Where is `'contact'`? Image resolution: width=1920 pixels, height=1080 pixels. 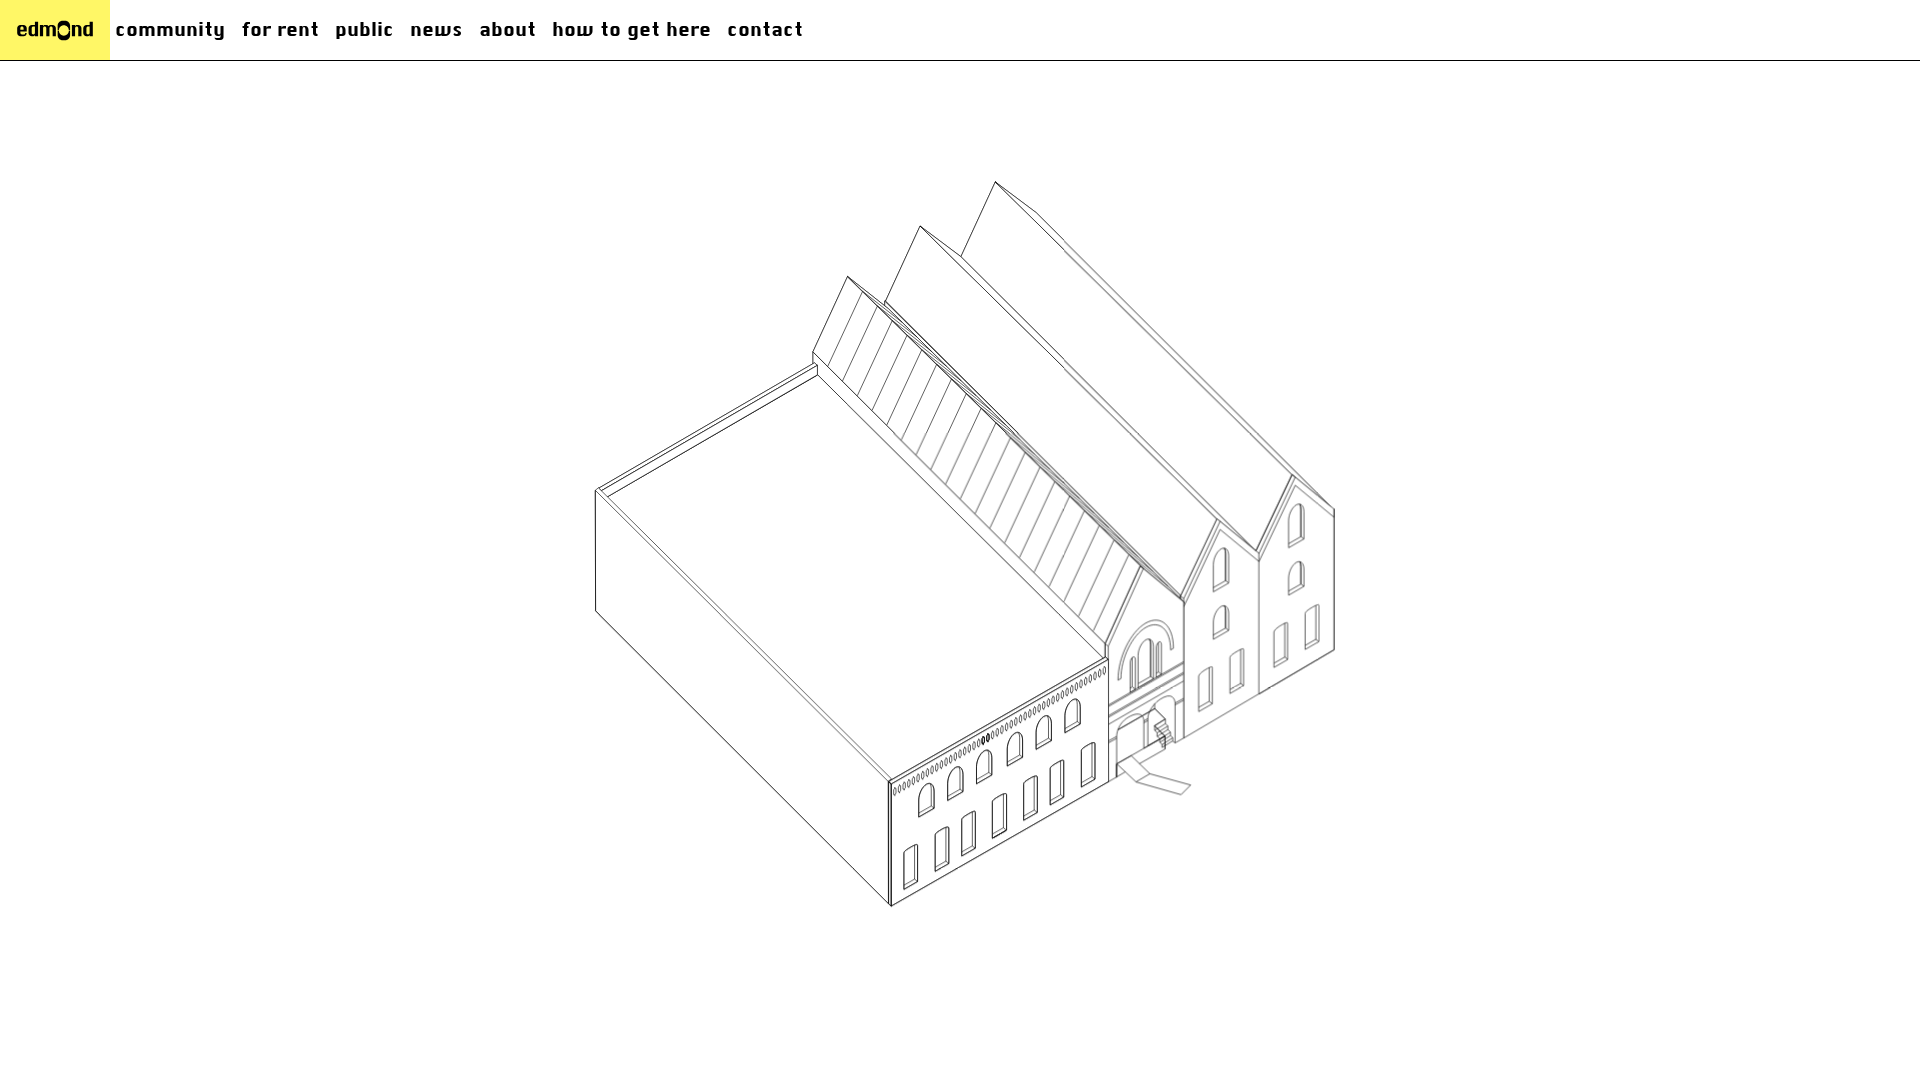
'contact' is located at coordinates (763, 30).